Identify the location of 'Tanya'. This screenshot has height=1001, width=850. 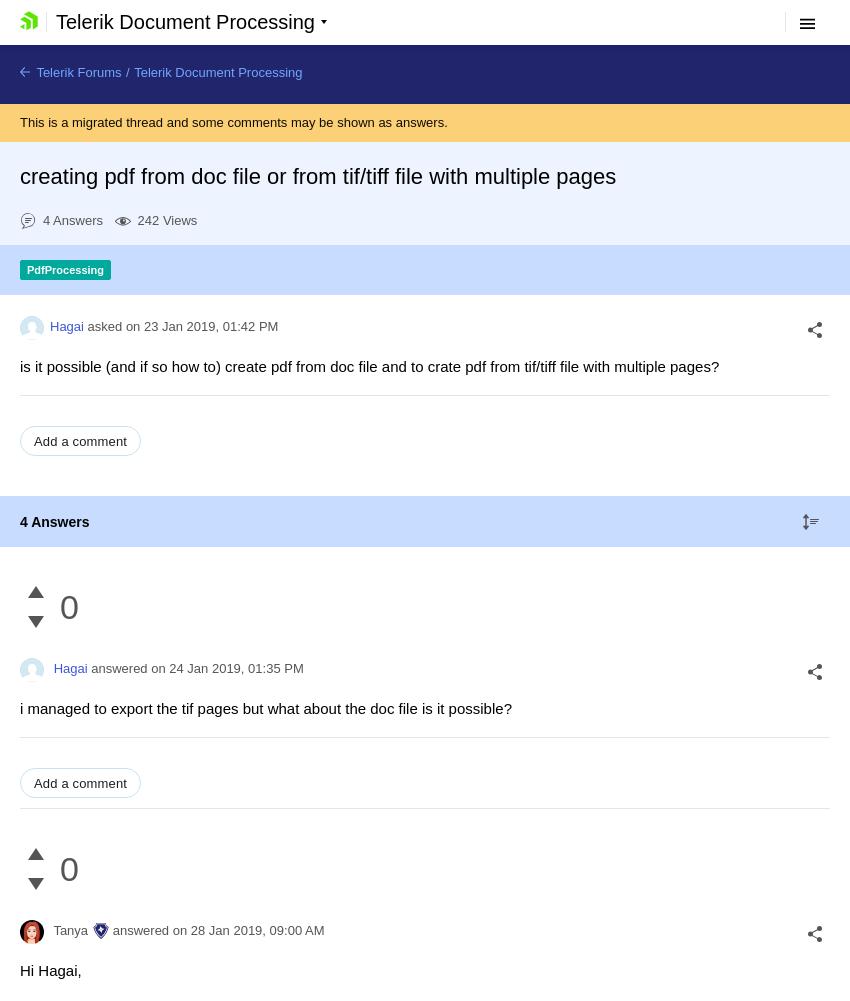
(70, 930).